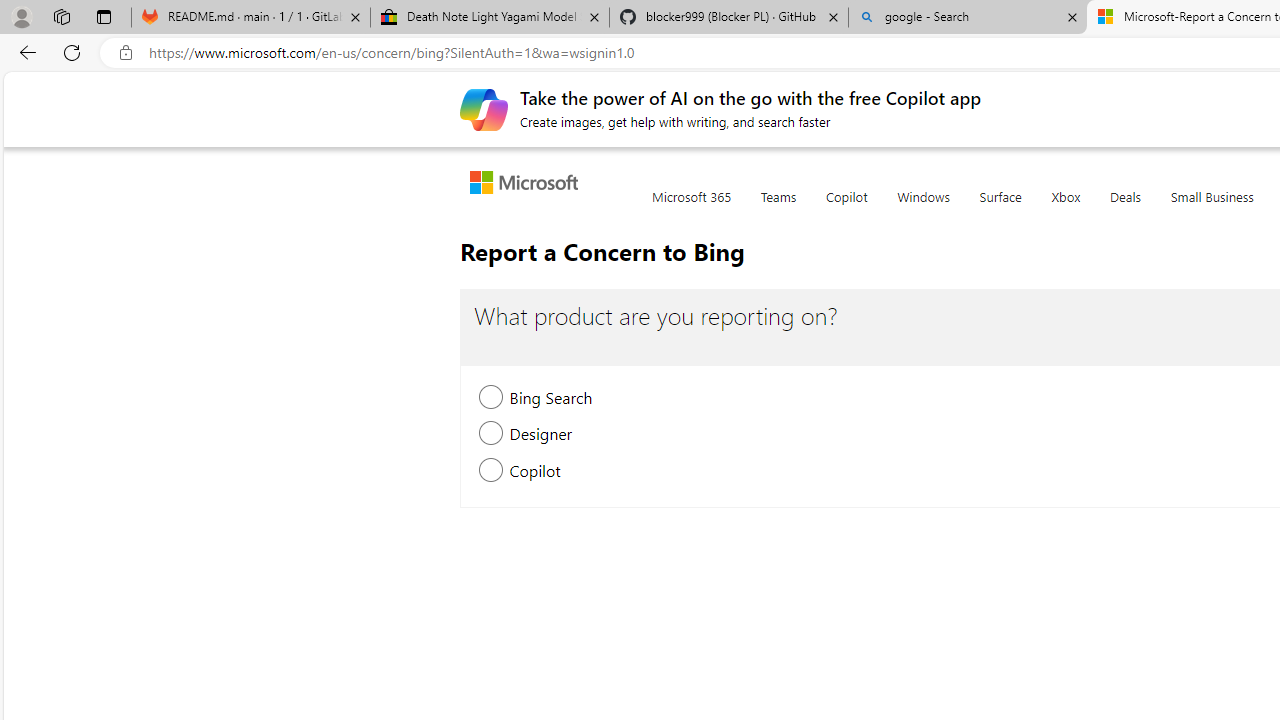 Image resolution: width=1280 pixels, height=720 pixels. I want to click on 'Xbox', so click(1065, 208).